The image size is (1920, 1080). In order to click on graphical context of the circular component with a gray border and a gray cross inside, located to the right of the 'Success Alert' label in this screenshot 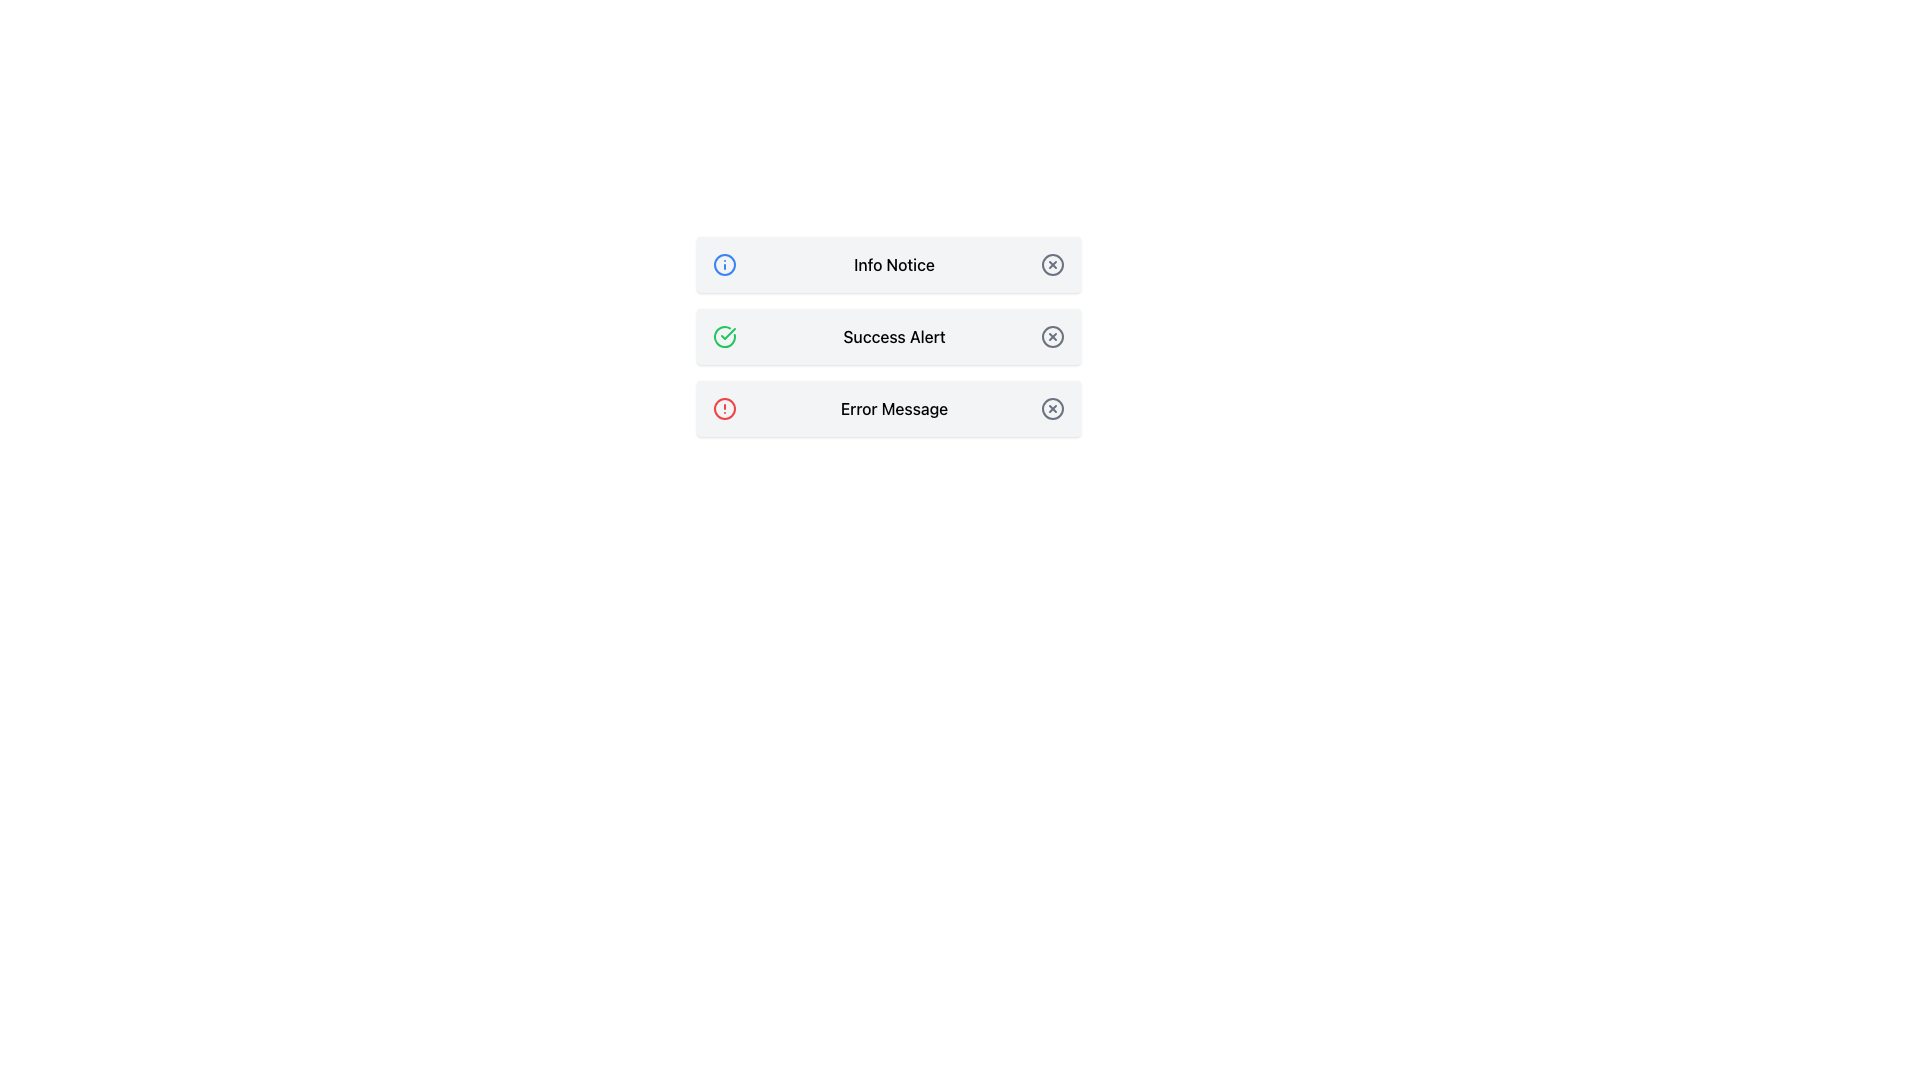, I will do `click(1051, 335)`.